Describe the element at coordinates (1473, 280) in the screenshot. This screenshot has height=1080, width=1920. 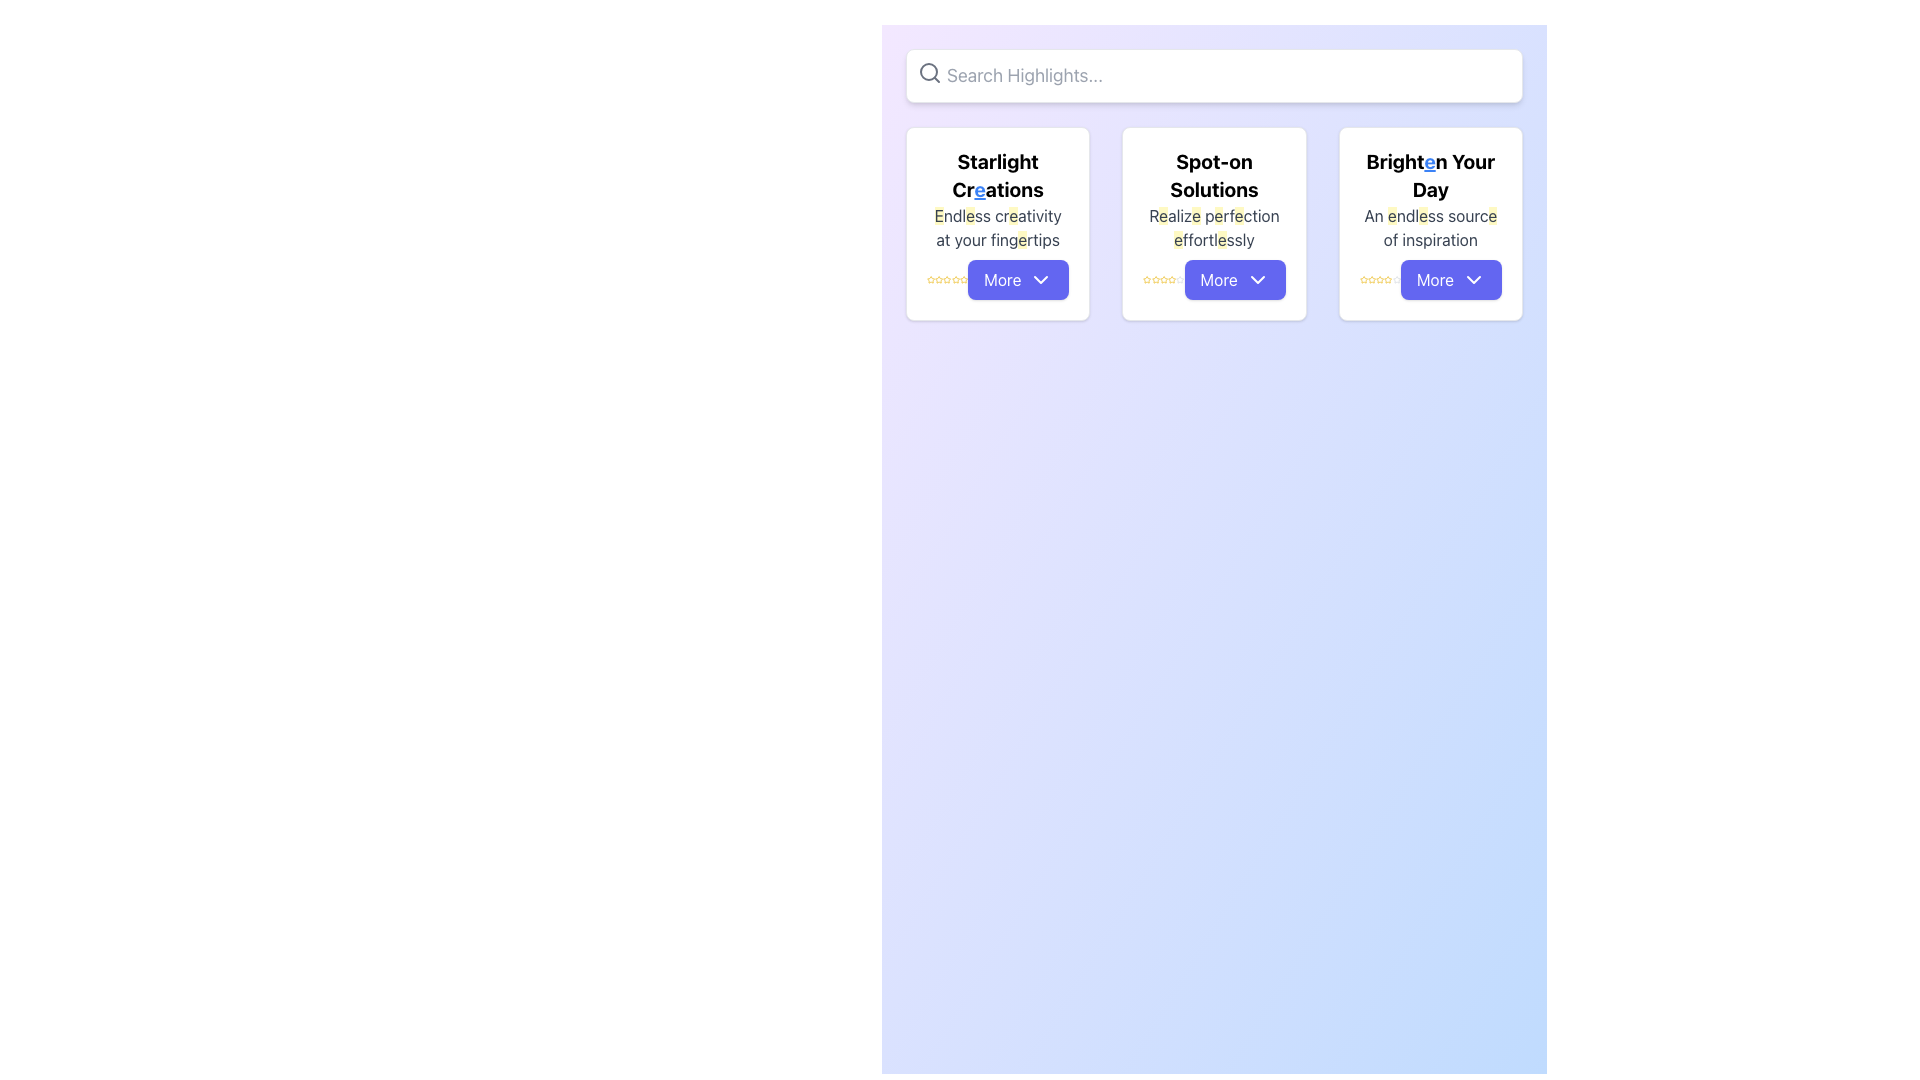
I see `the chevron icon indicating drop-down functionality within the rightmost 'More' button of the 'Brighten Your Day' card` at that location.